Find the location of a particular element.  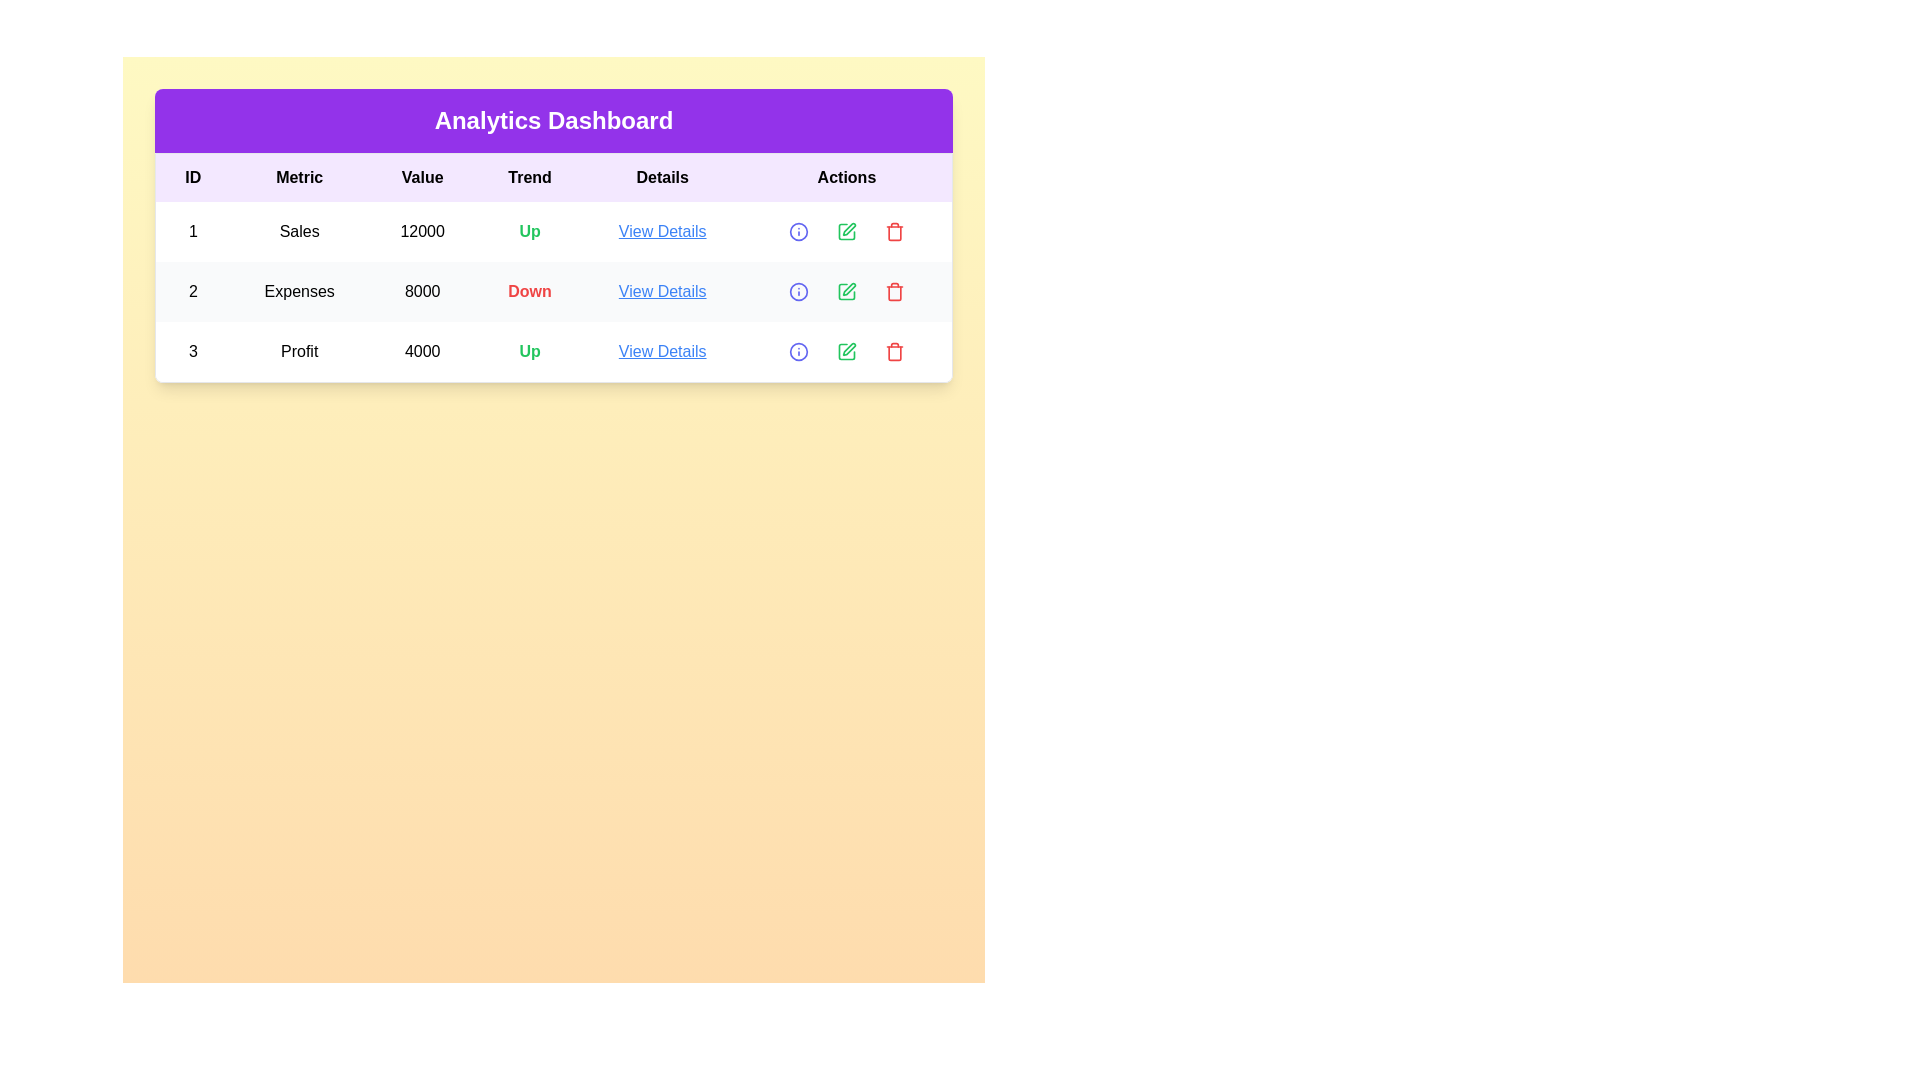

the circular graphical component styled with a stroke, which is part of the action icon in the 'Actions' column for 'Expenses' is located at coordinates (797, 292).